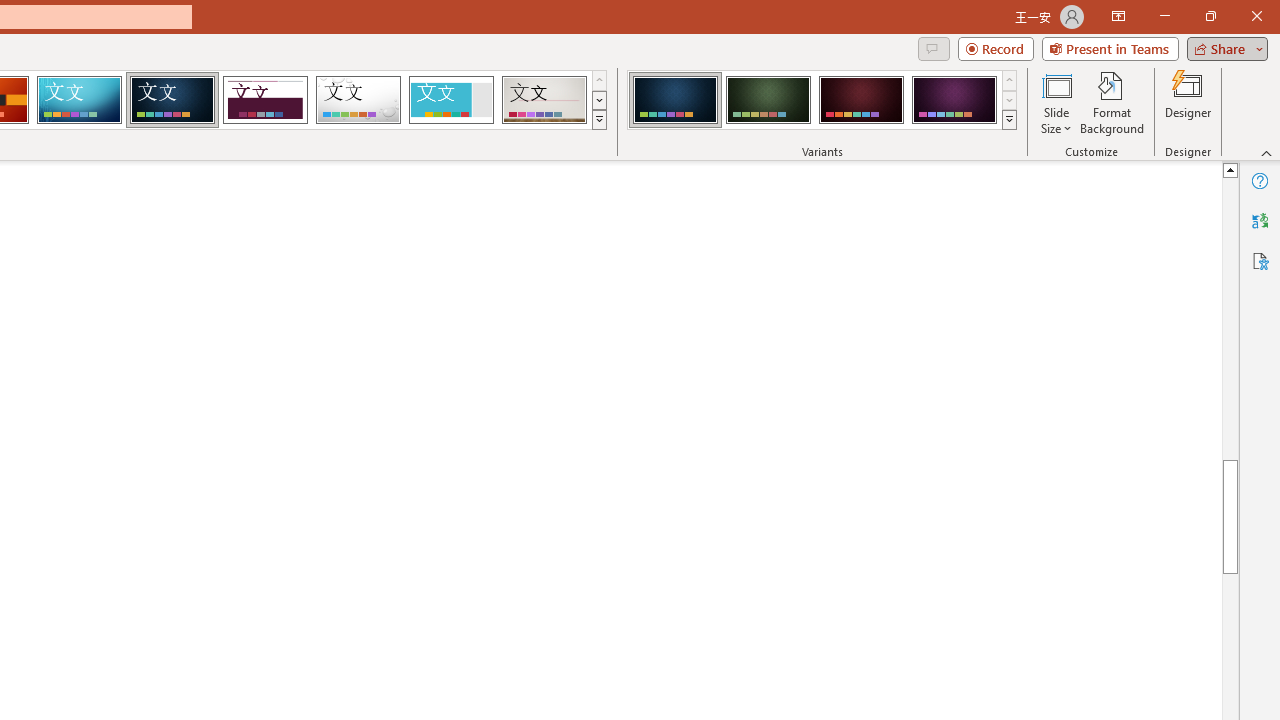 This screenshot has height=720, width=1280. Describe the element at coordinates (172, 100) in the screenshot. I see `'Damask'` at that location.